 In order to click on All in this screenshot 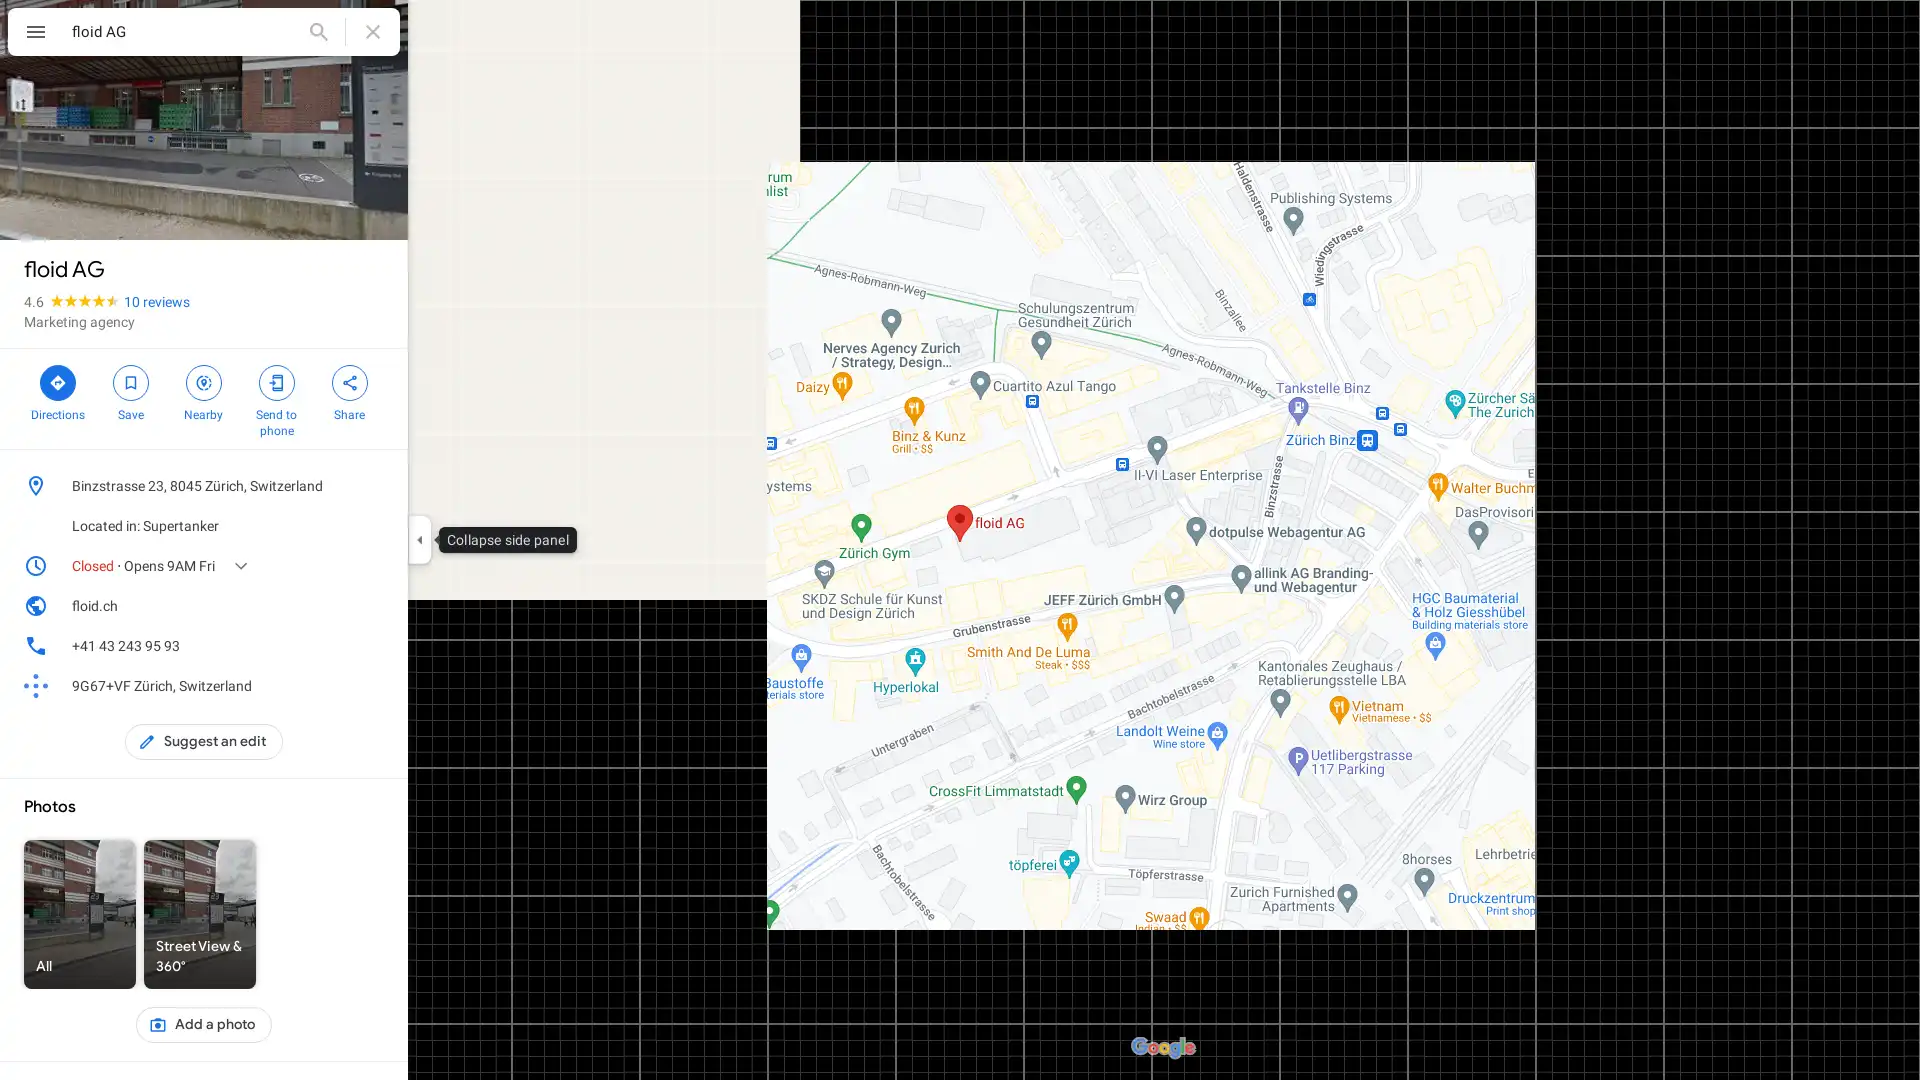, I will do `click(80, 914)`.